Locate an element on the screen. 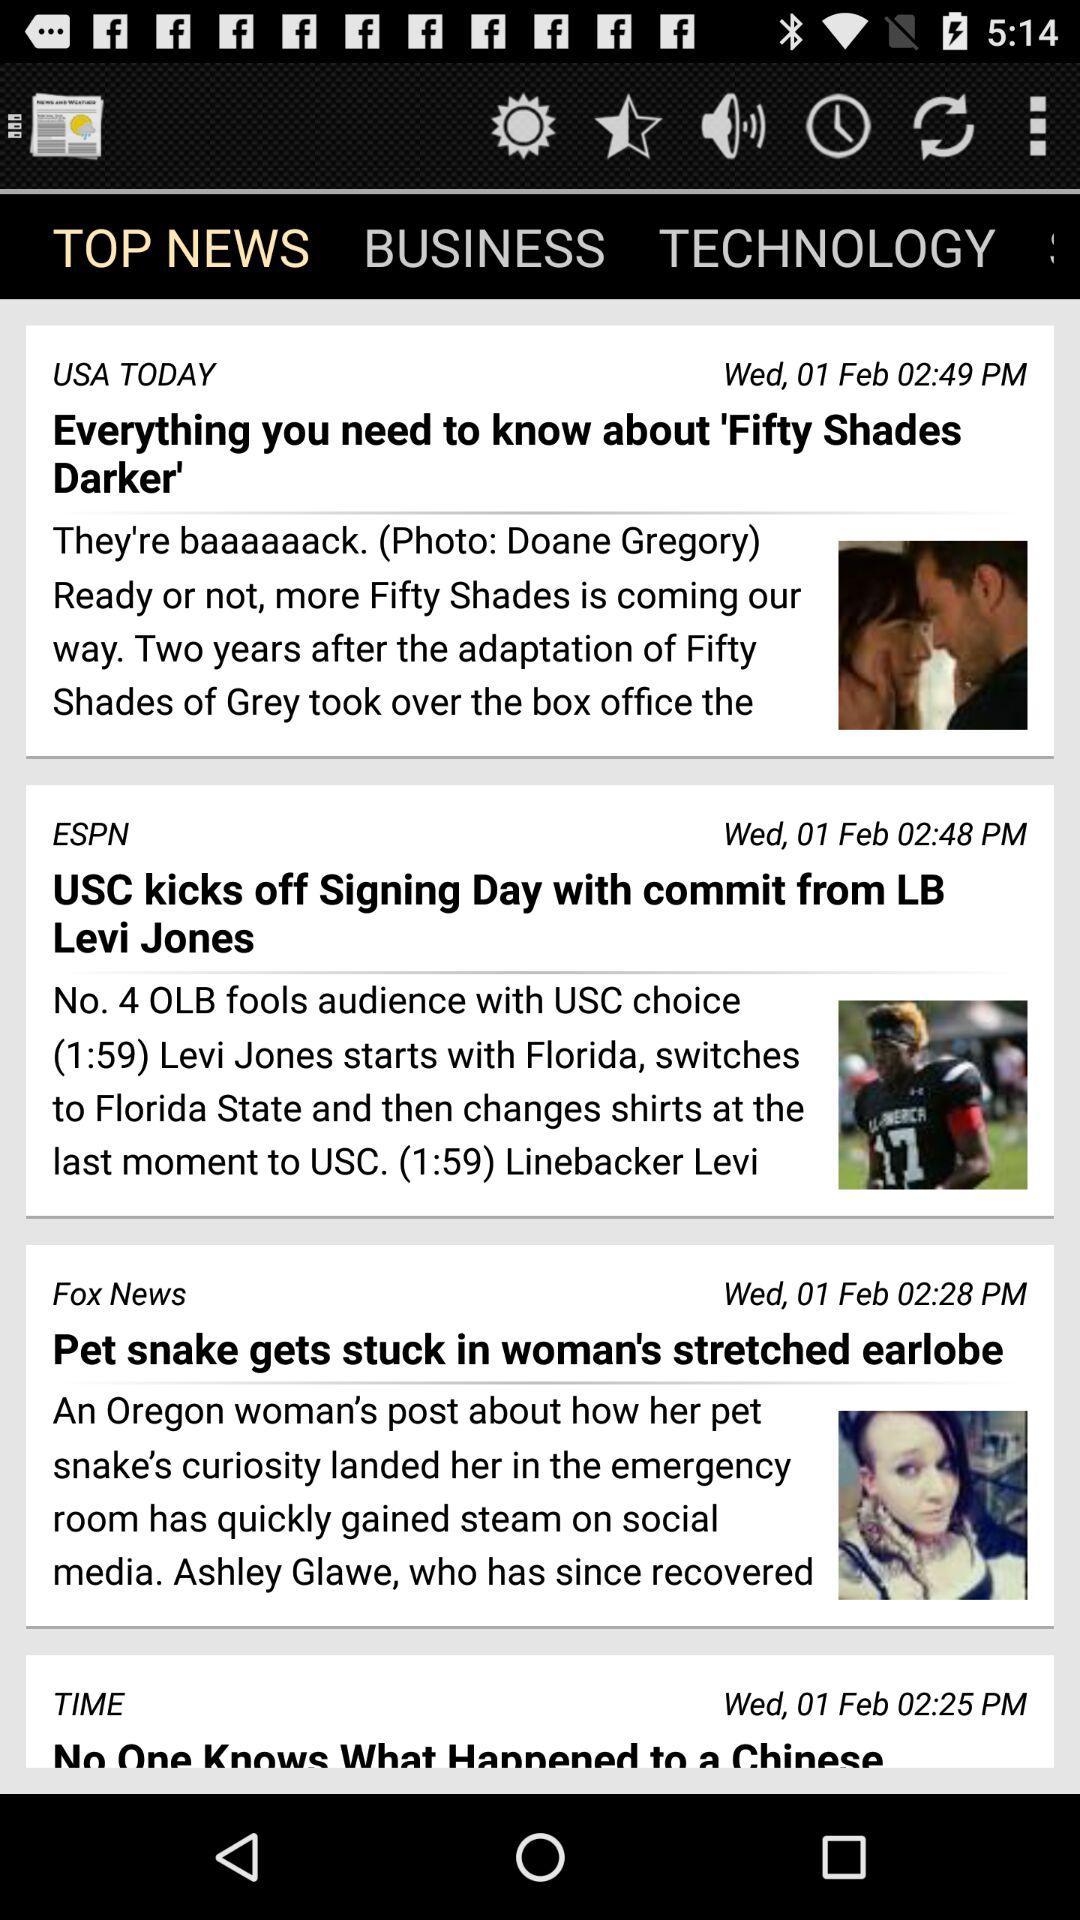 The height and width of the screenshot is (1920, 1080). more options is located at coordinates (1036, 124).